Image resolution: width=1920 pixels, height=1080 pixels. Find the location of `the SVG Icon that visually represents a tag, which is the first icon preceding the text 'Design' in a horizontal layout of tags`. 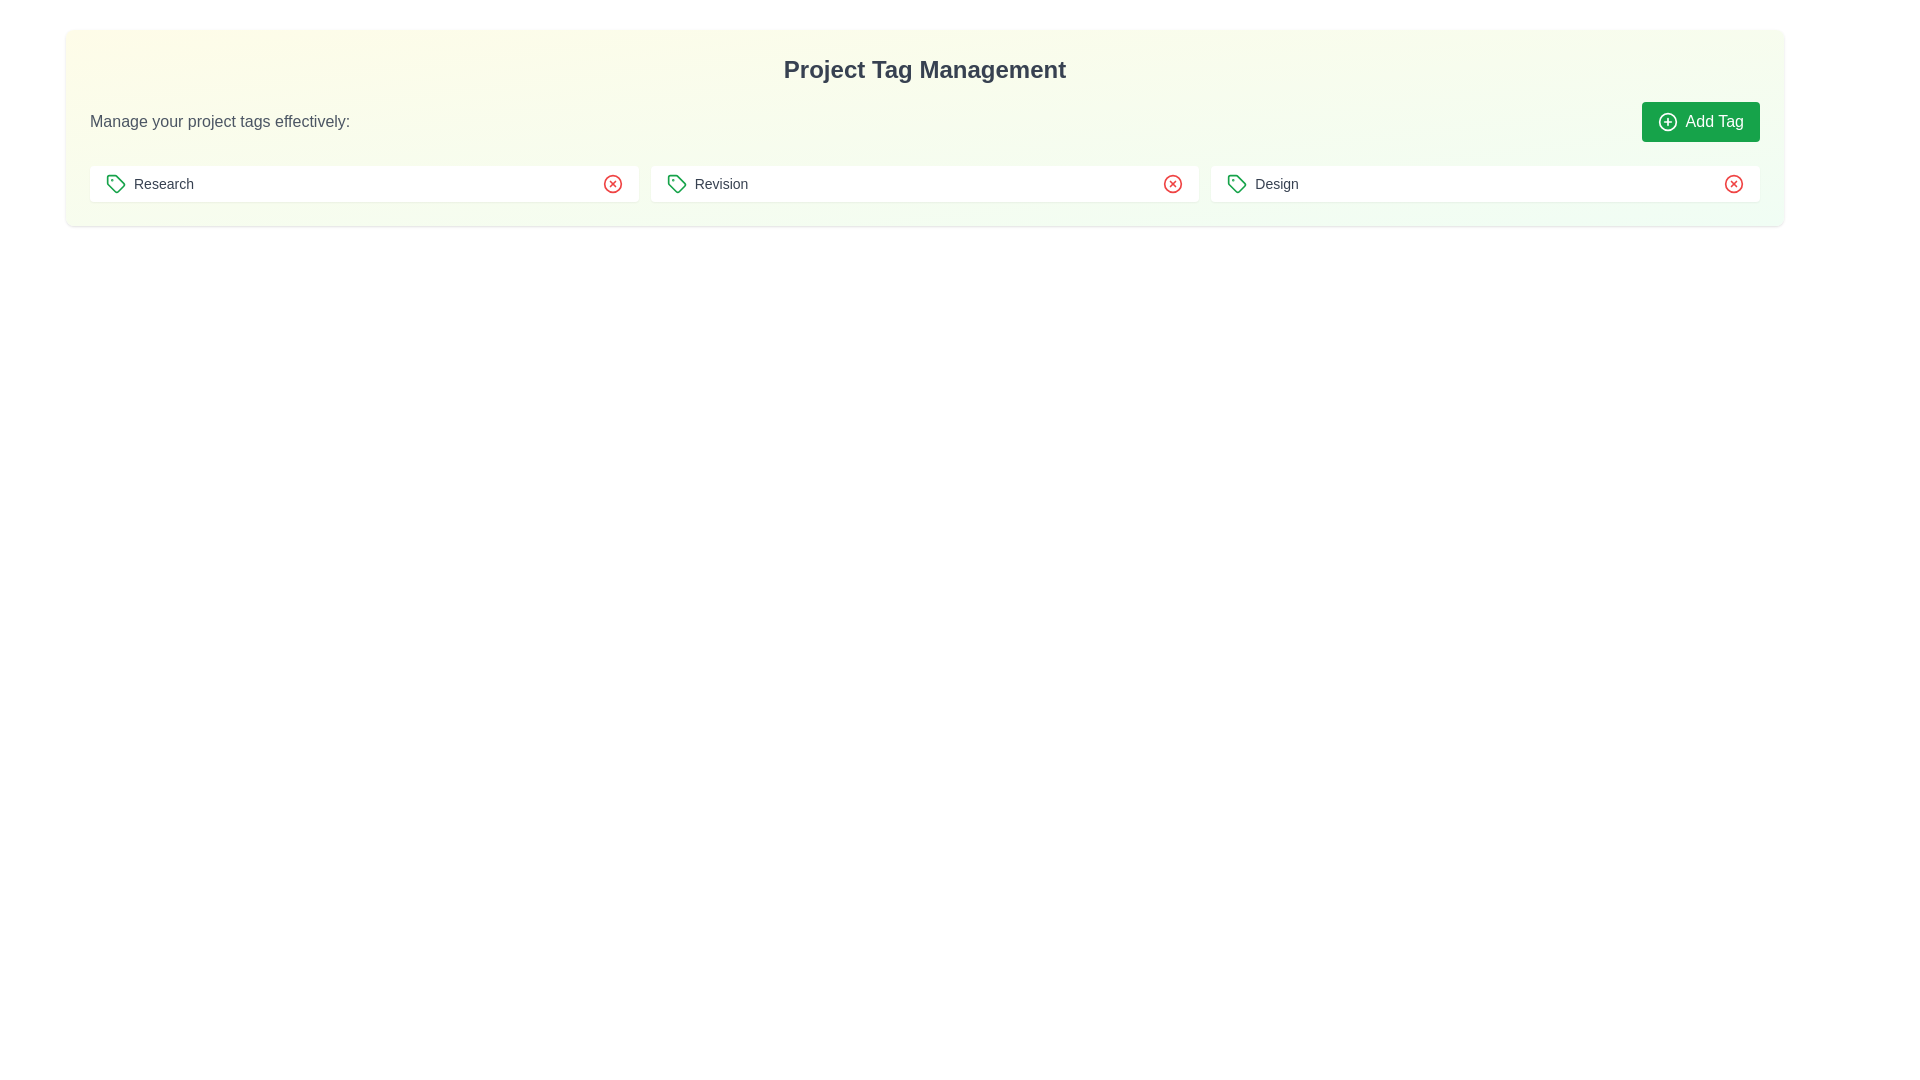

the SVG Icon that visually represents a tag, which is the first icon preceding the text 'Design' in a horizontal layout of tags is located at coordinates (1236, 184).